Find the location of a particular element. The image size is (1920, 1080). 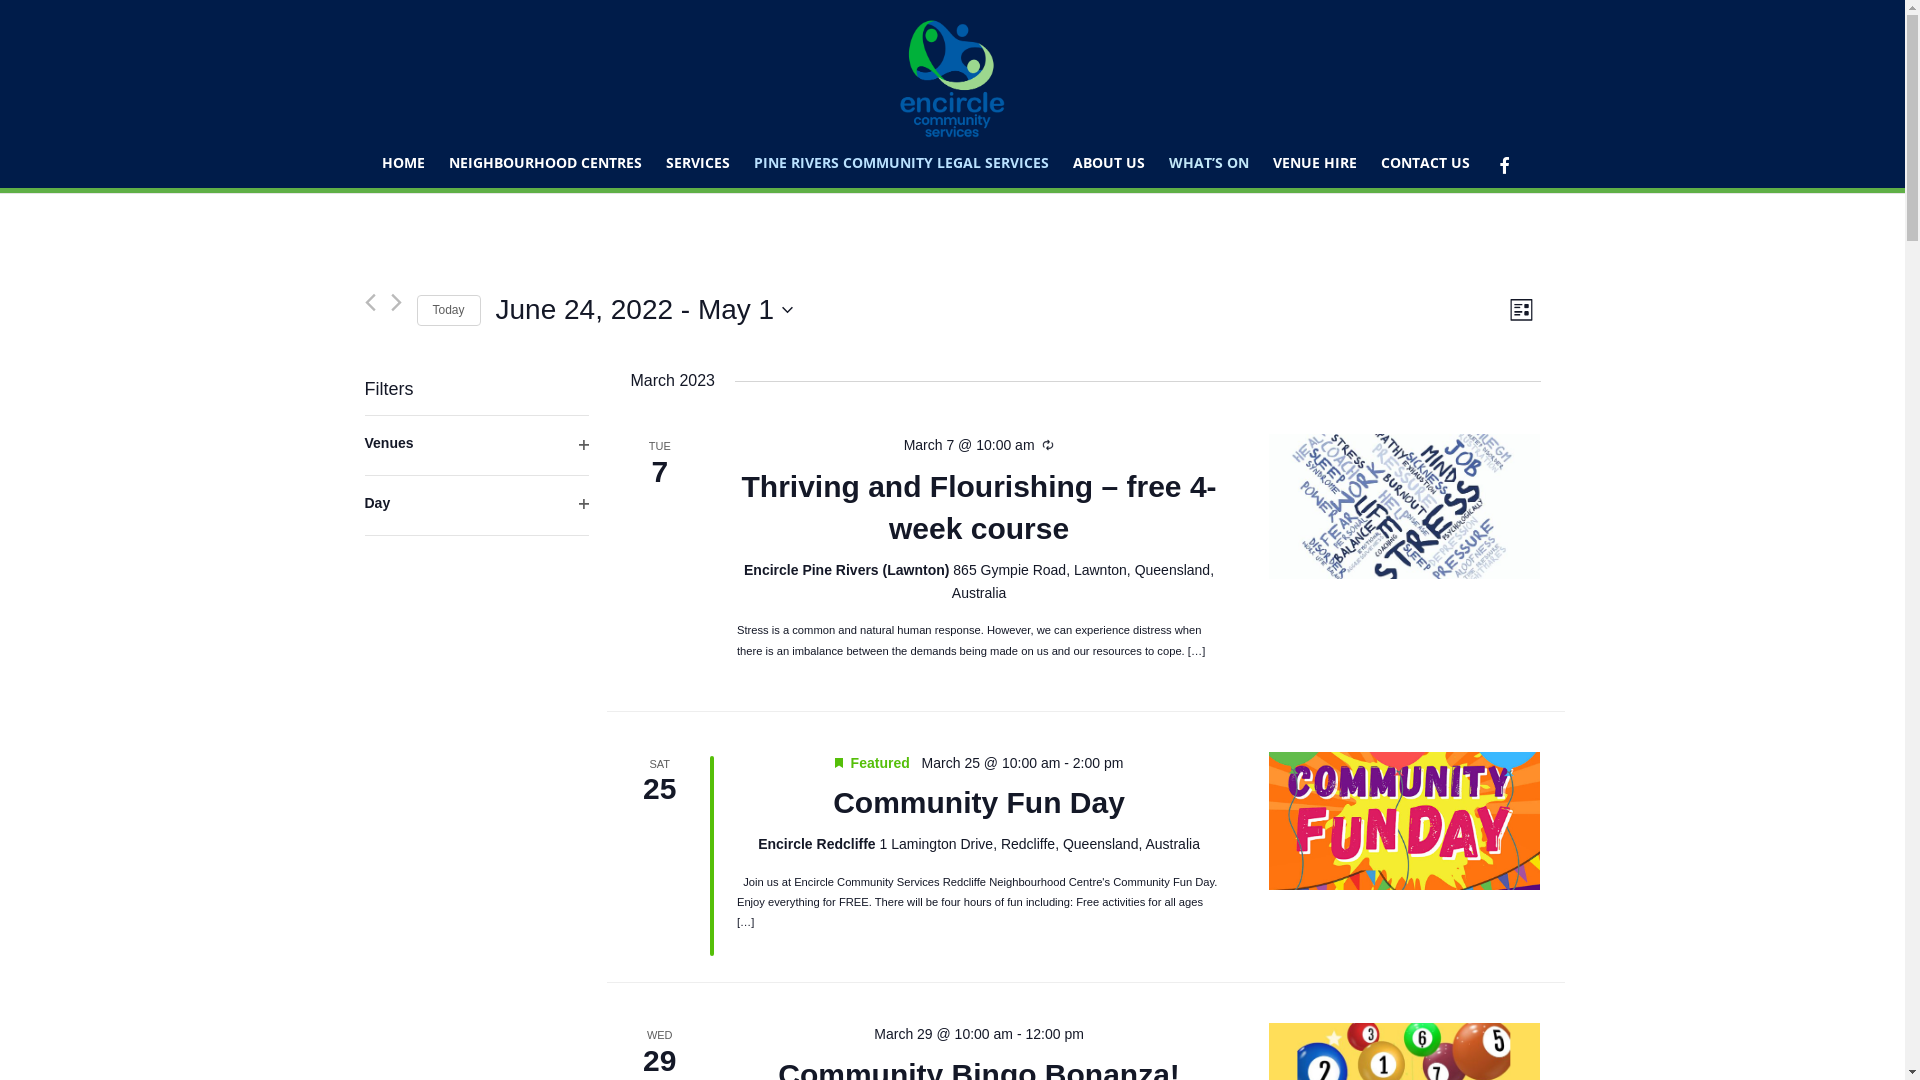

'Day is located at coordinates (474, 504).